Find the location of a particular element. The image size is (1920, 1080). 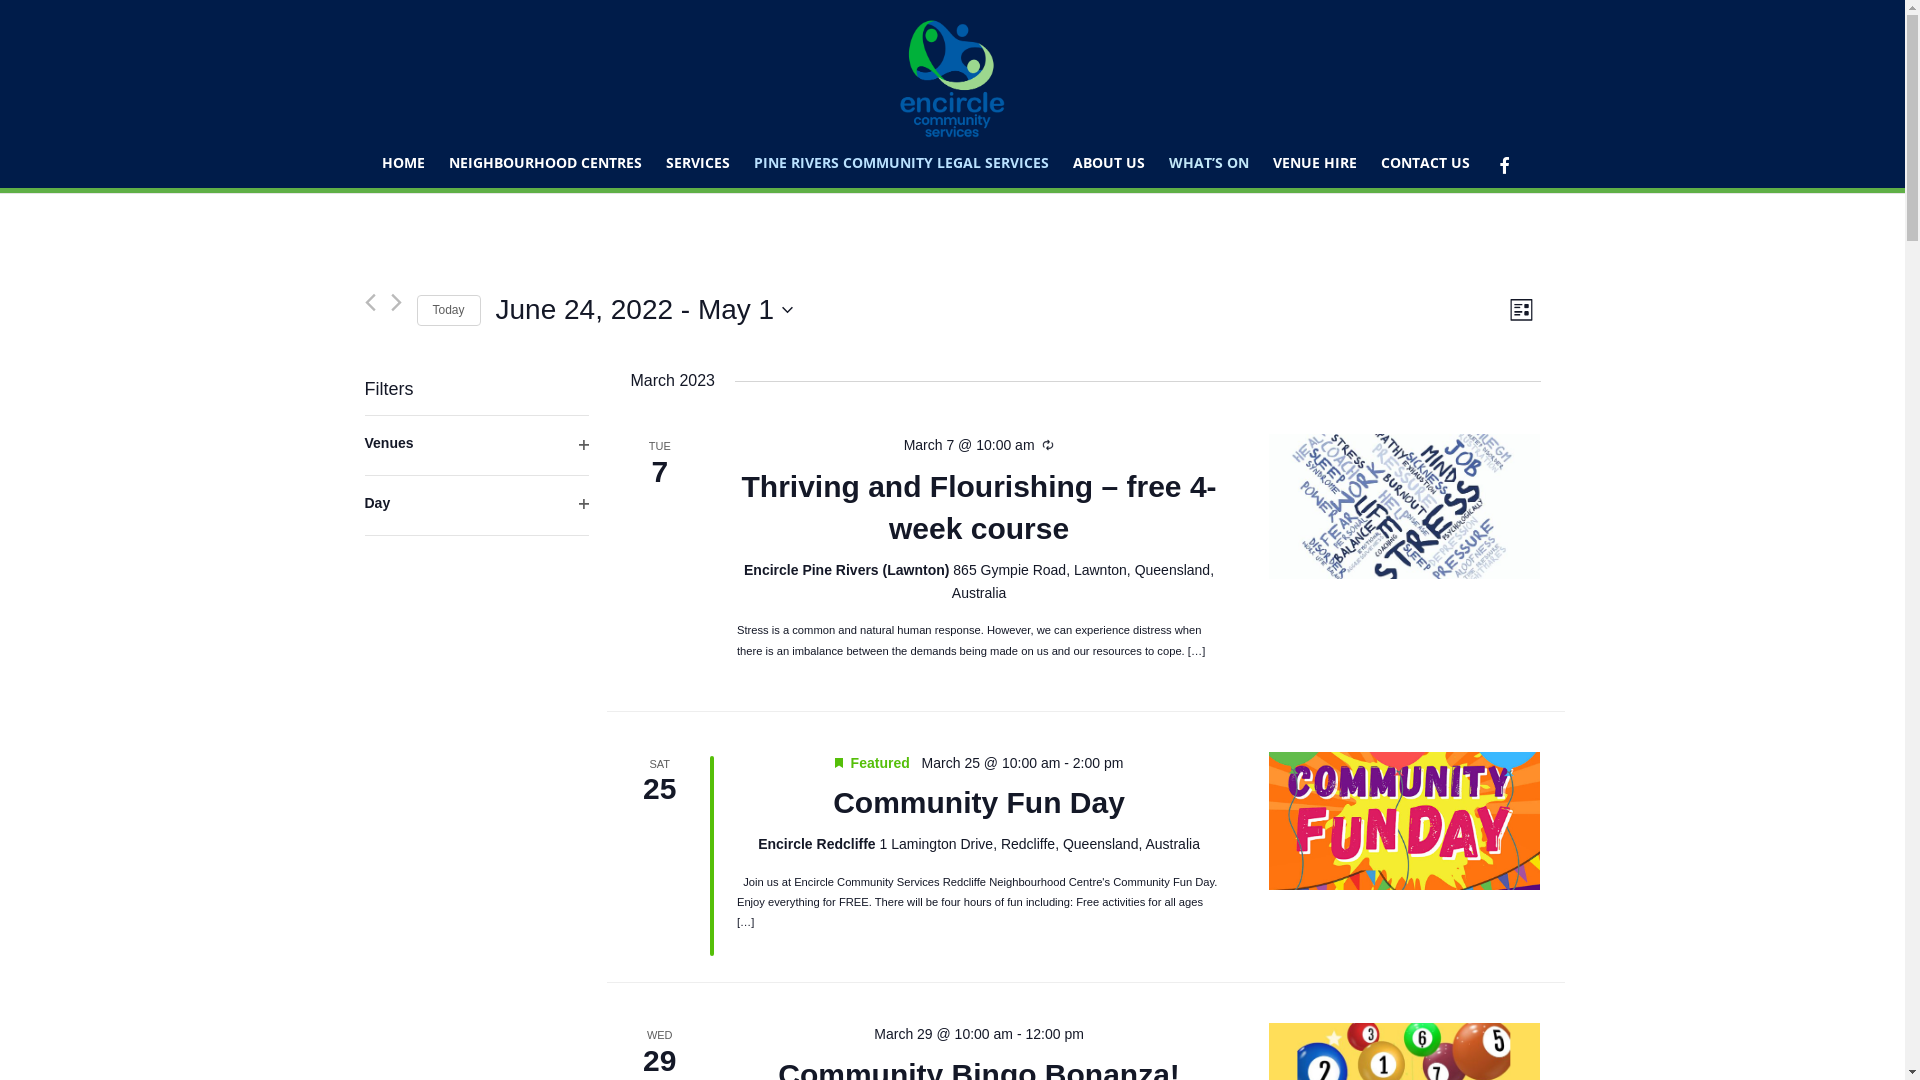

'Day is located at coordinates (474, 504).